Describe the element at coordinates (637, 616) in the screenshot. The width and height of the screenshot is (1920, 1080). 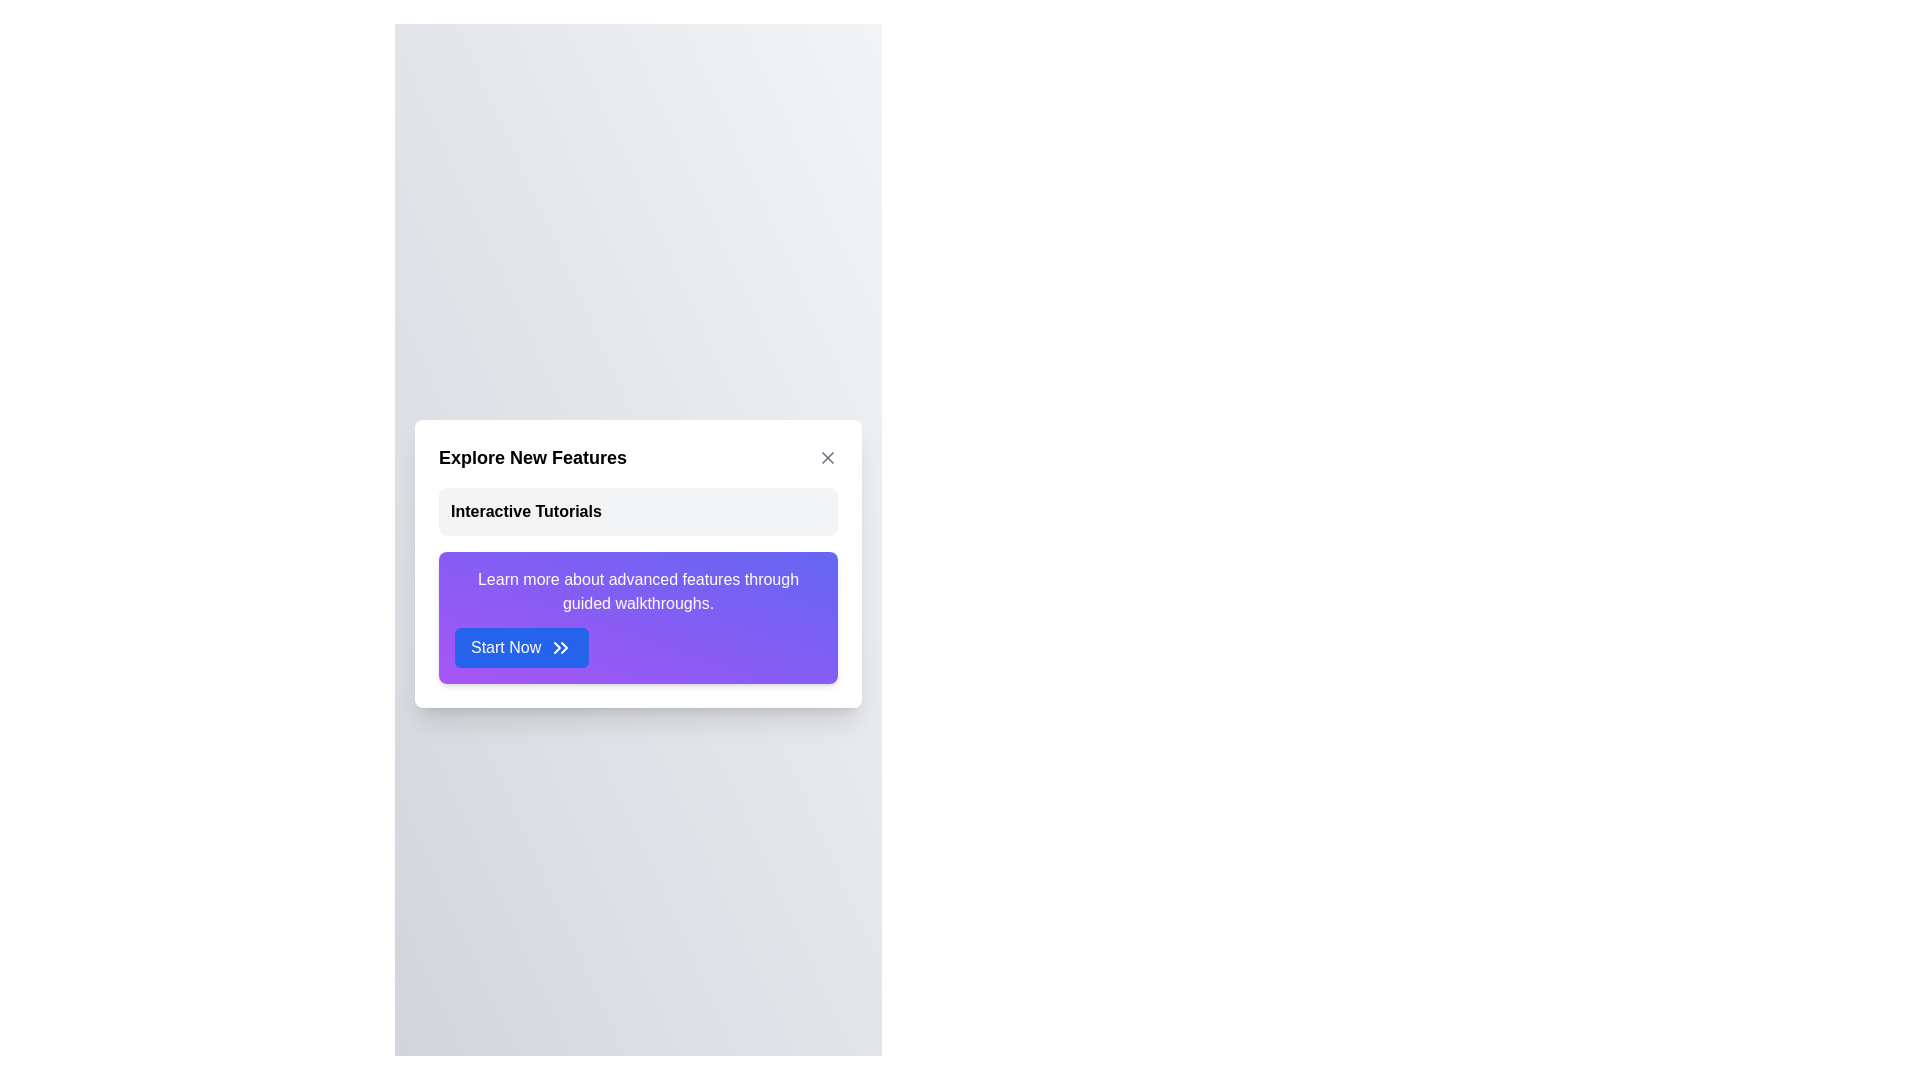
I see `the interactive button component which contains the text 'Learn more about advanced features through guided walkthroughs.' and the button labeled 'Start Now.'` at that location.